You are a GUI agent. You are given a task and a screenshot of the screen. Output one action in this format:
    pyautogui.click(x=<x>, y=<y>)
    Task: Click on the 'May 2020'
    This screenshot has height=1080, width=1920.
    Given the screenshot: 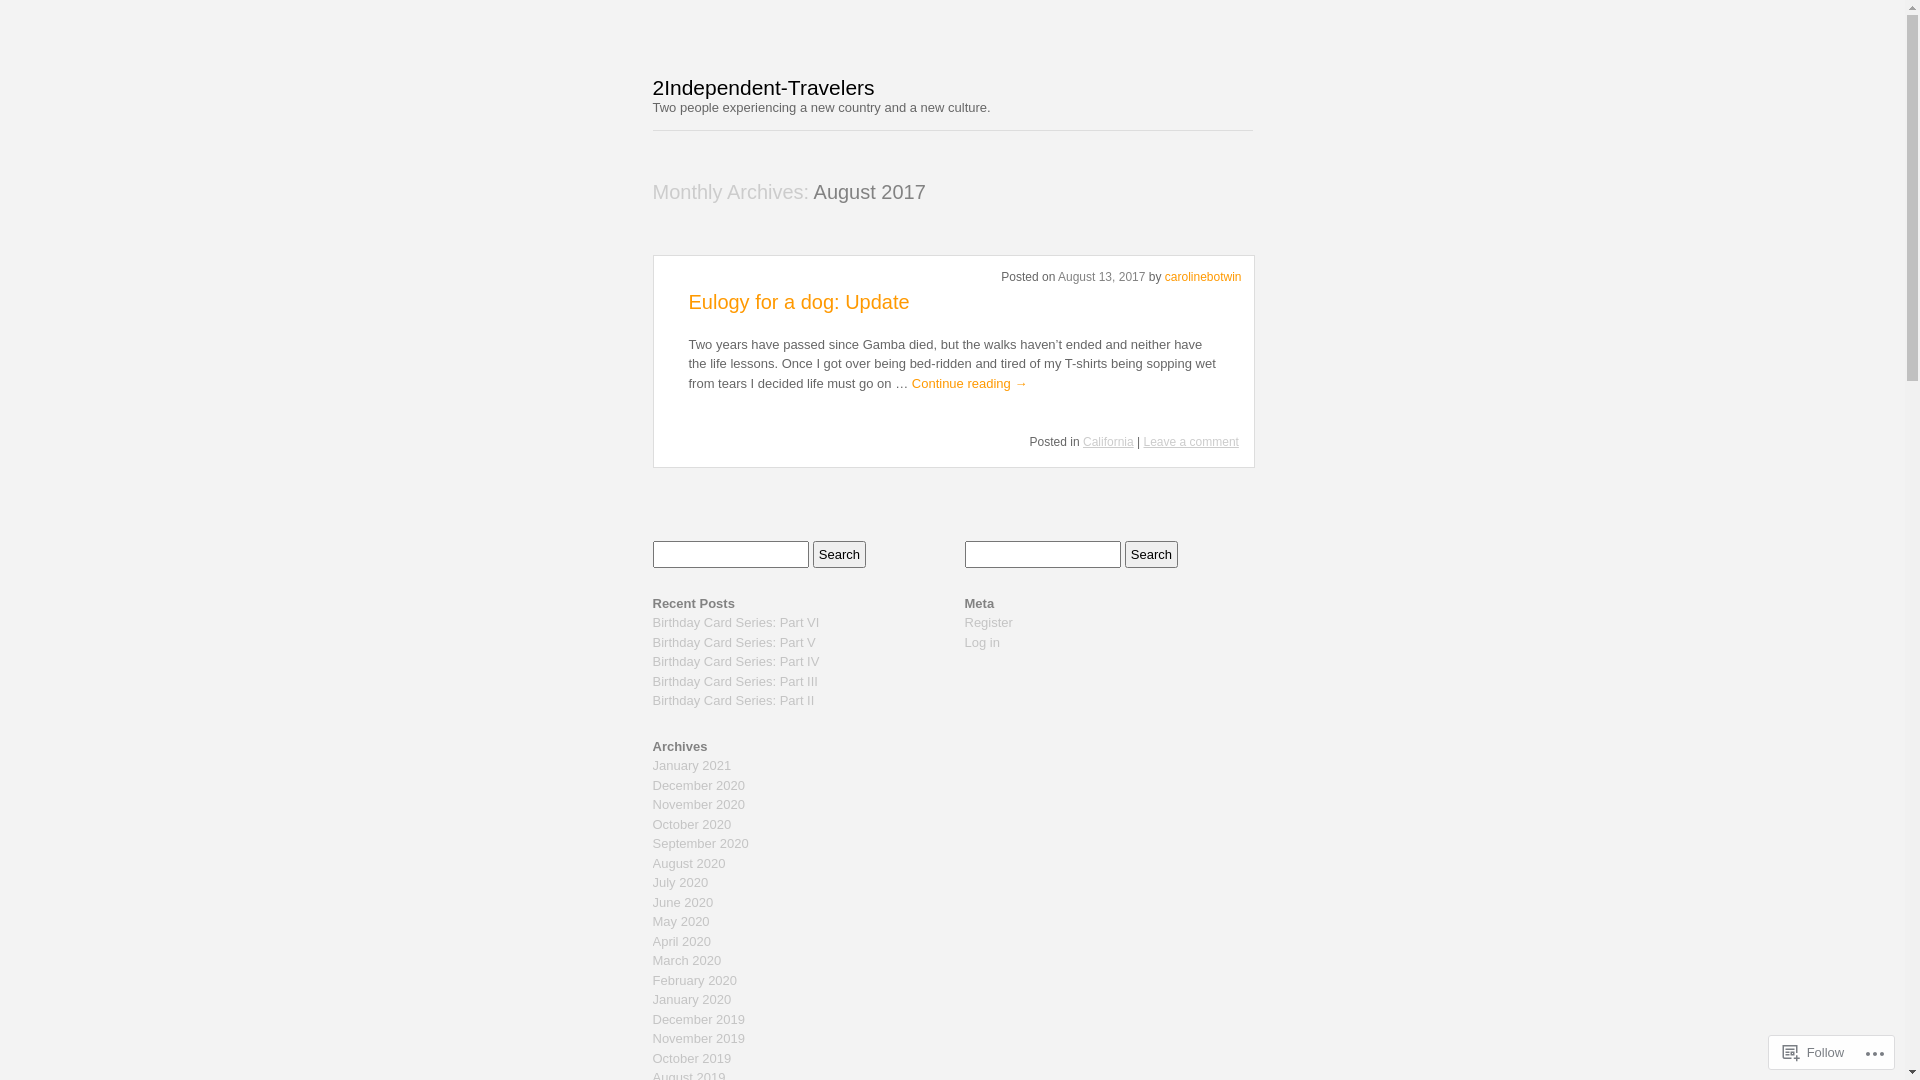 What is the action you would take?
    pyautogui.click(x=680, y=921)
    